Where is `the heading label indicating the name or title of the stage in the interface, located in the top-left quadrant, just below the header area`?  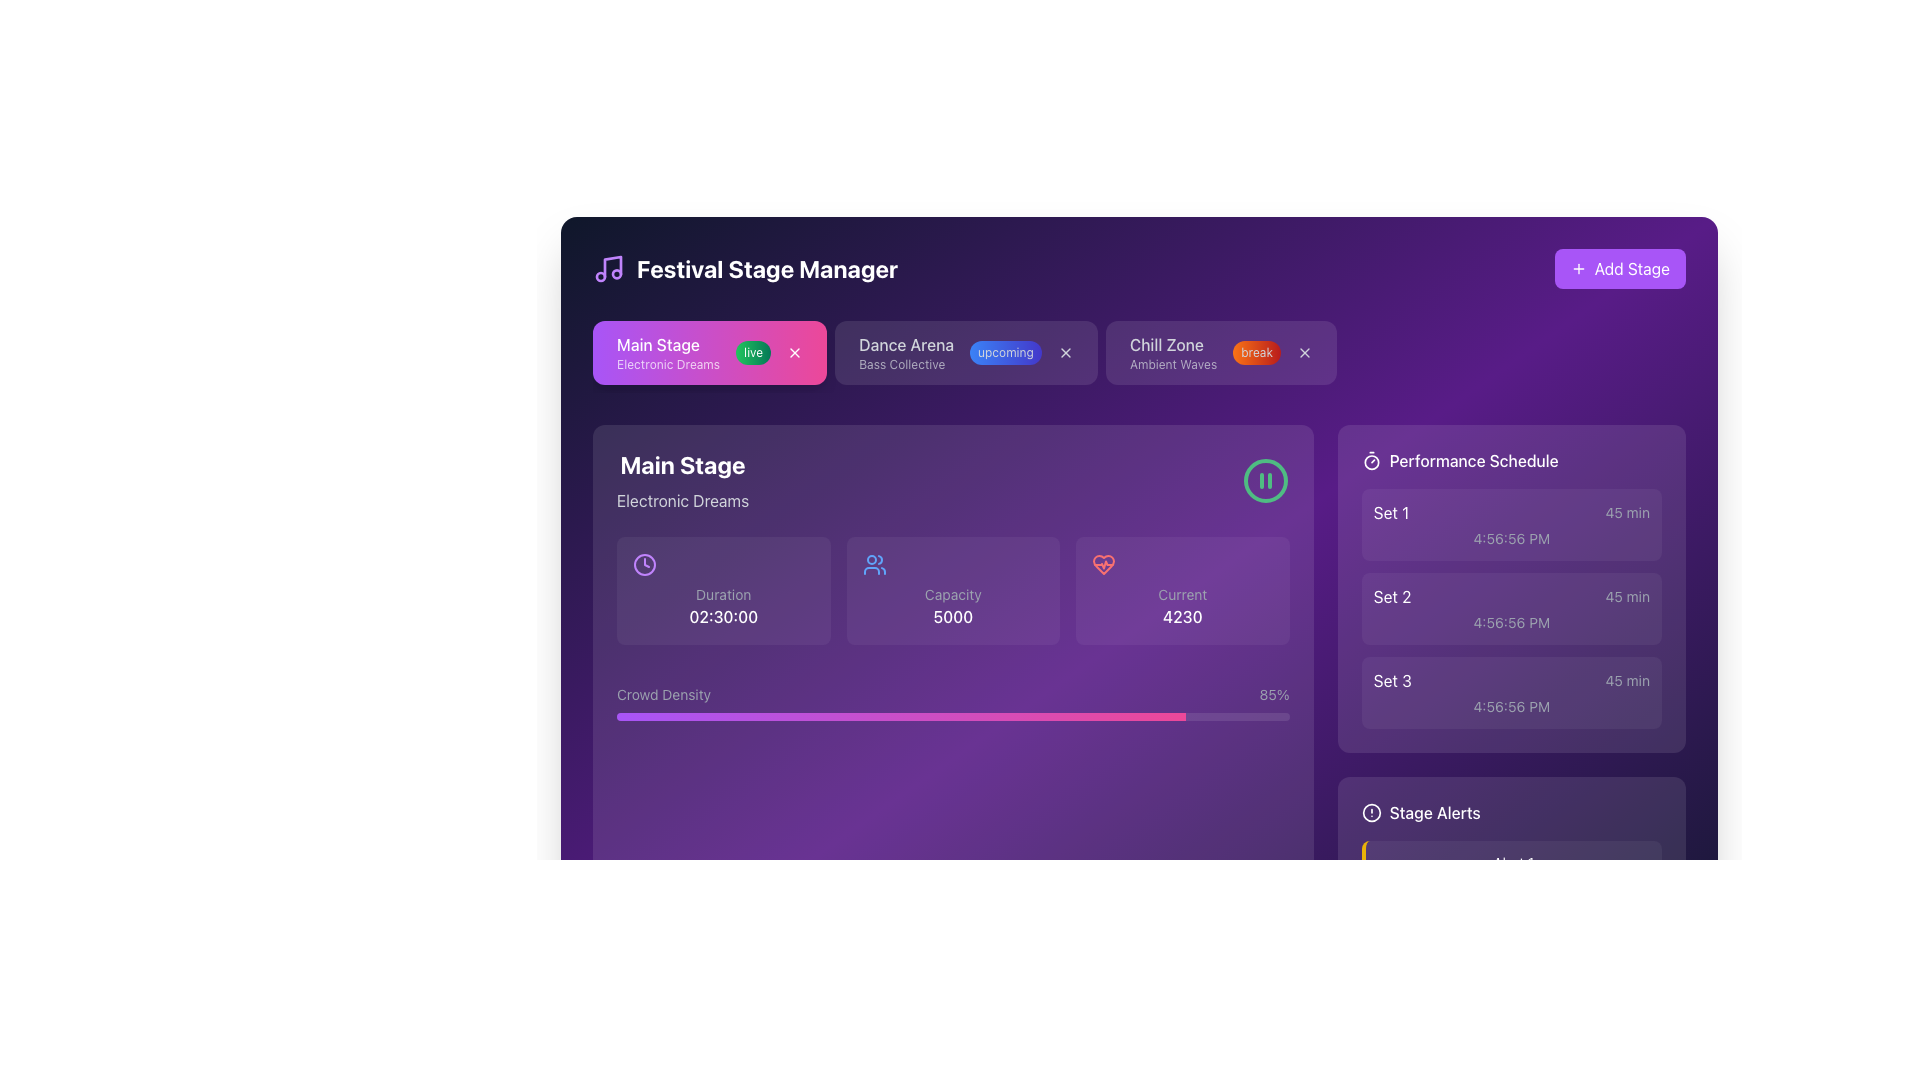 the heading label indicating the name or title of the stage in the interface, located in the top-left quadrant, just below the header area is located at coordinates (683, 465).